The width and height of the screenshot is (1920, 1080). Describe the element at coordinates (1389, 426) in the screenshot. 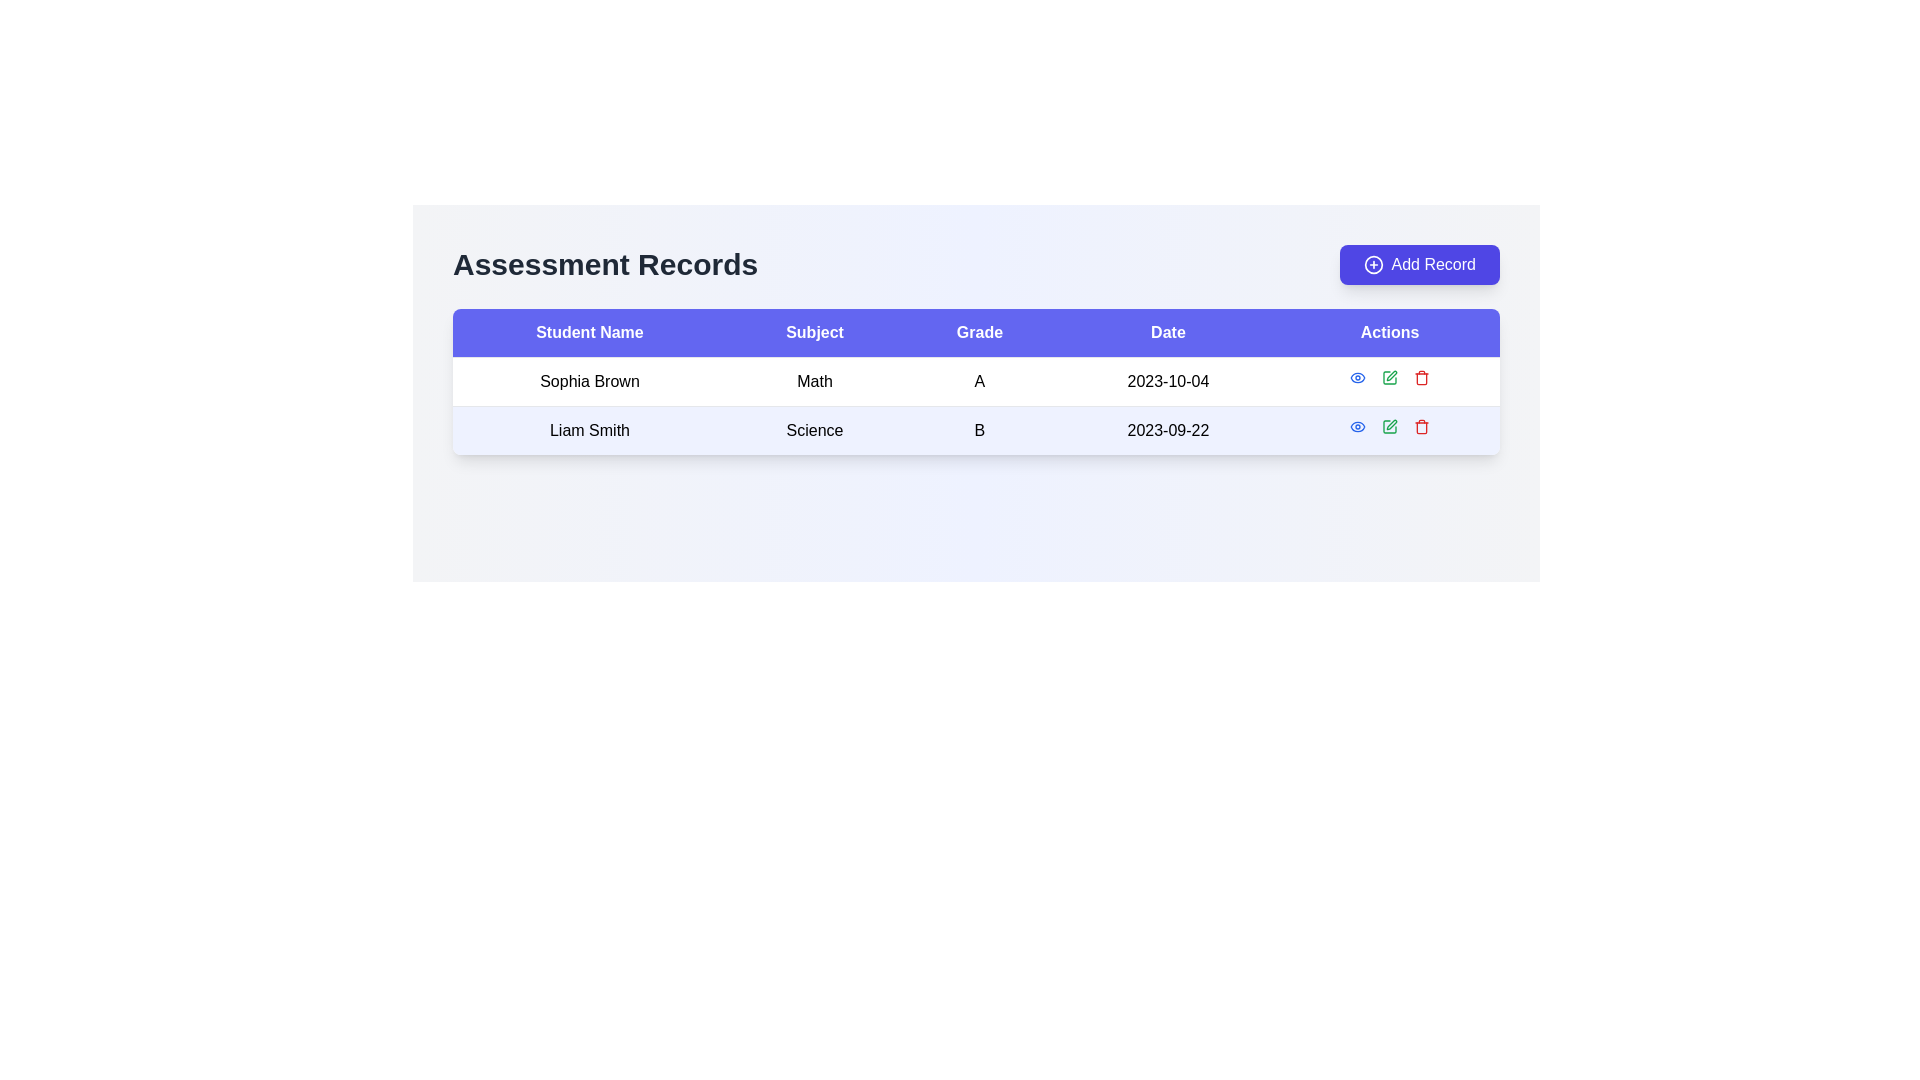

I see `the green pencil icon in the 'Actions' column of the second row to initiate editing for 'Liam Smith's assessment record` at that location.